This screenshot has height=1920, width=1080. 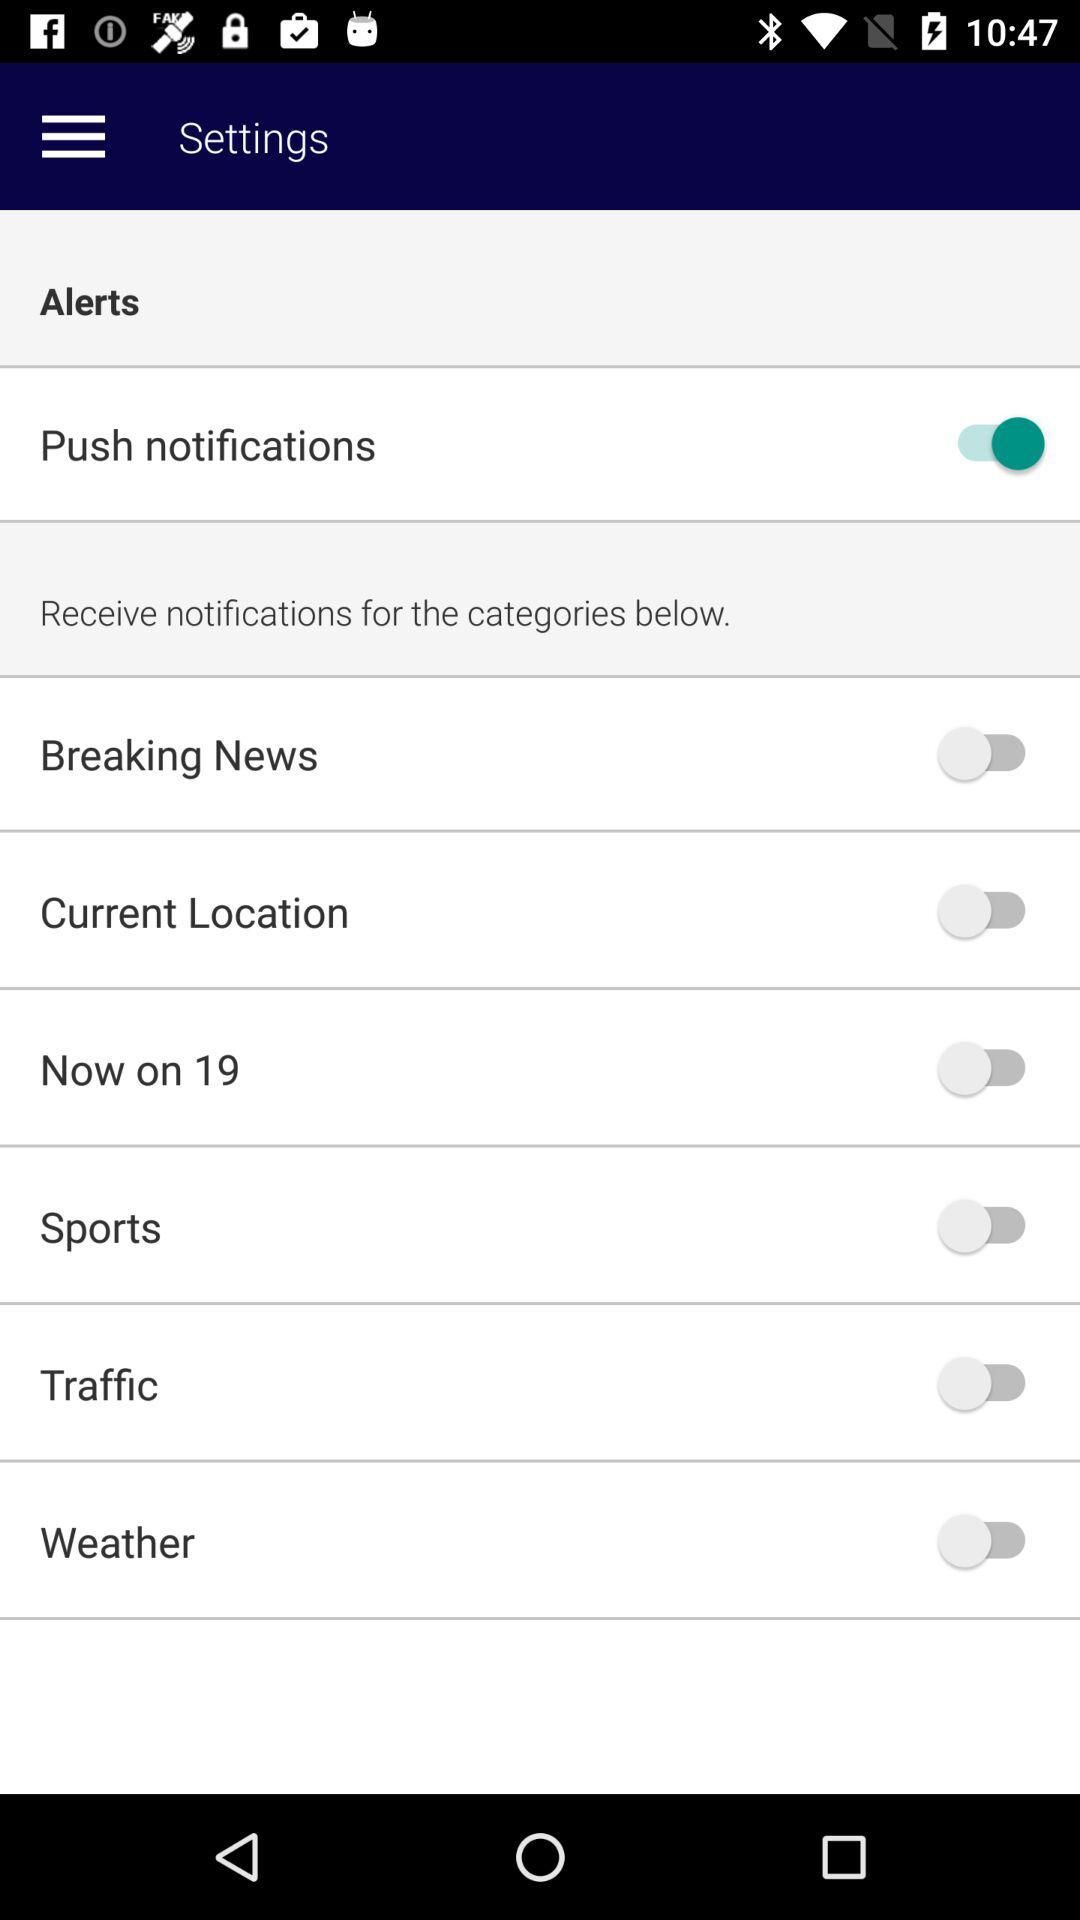 What do you see at coordinates (991, 1539) in the screenshot?
I see `weather option turned off` at bounding box center [991, 1539].